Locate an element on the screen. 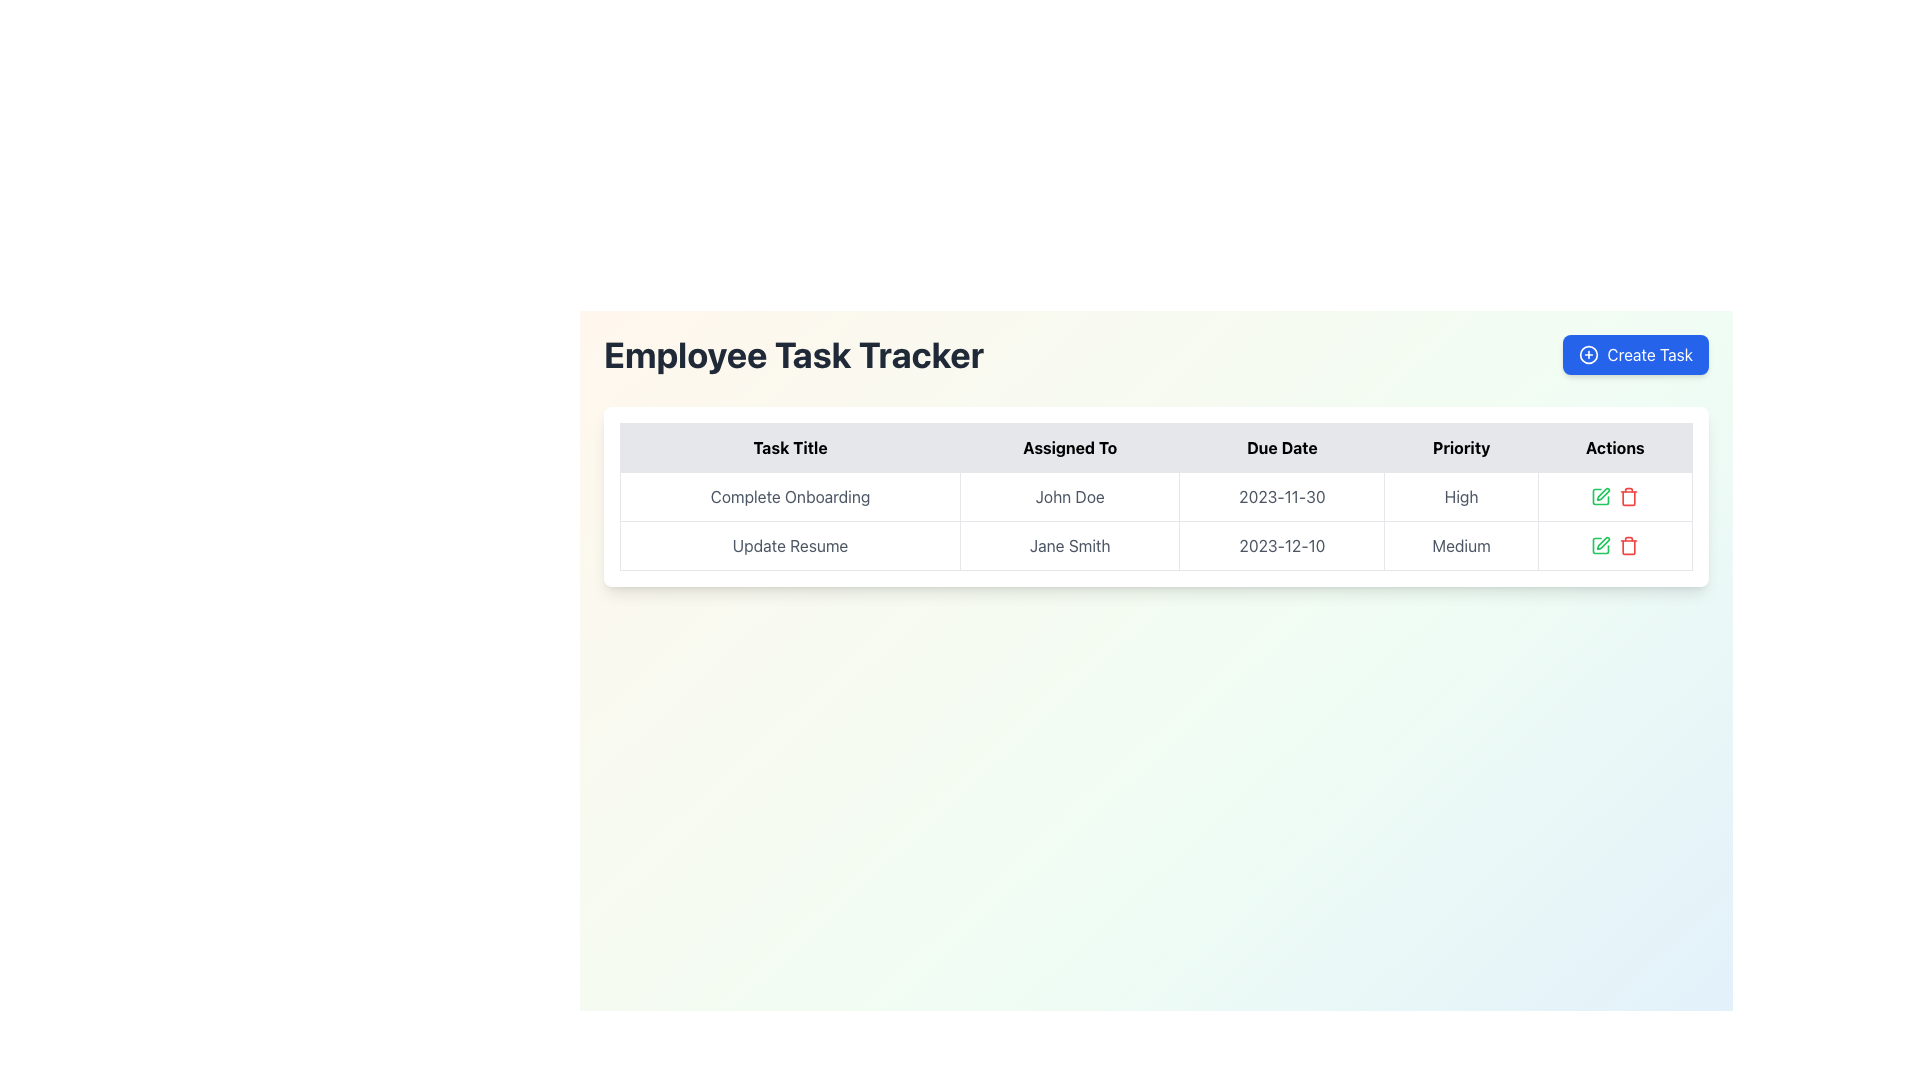 The image size is (1920, 1080). the table row listing the task 'Update Resume' assigned to 'Jane Smith' with a due date of '2023-12-10' and priority 'Medium' is located at coordinates (1156, 546).